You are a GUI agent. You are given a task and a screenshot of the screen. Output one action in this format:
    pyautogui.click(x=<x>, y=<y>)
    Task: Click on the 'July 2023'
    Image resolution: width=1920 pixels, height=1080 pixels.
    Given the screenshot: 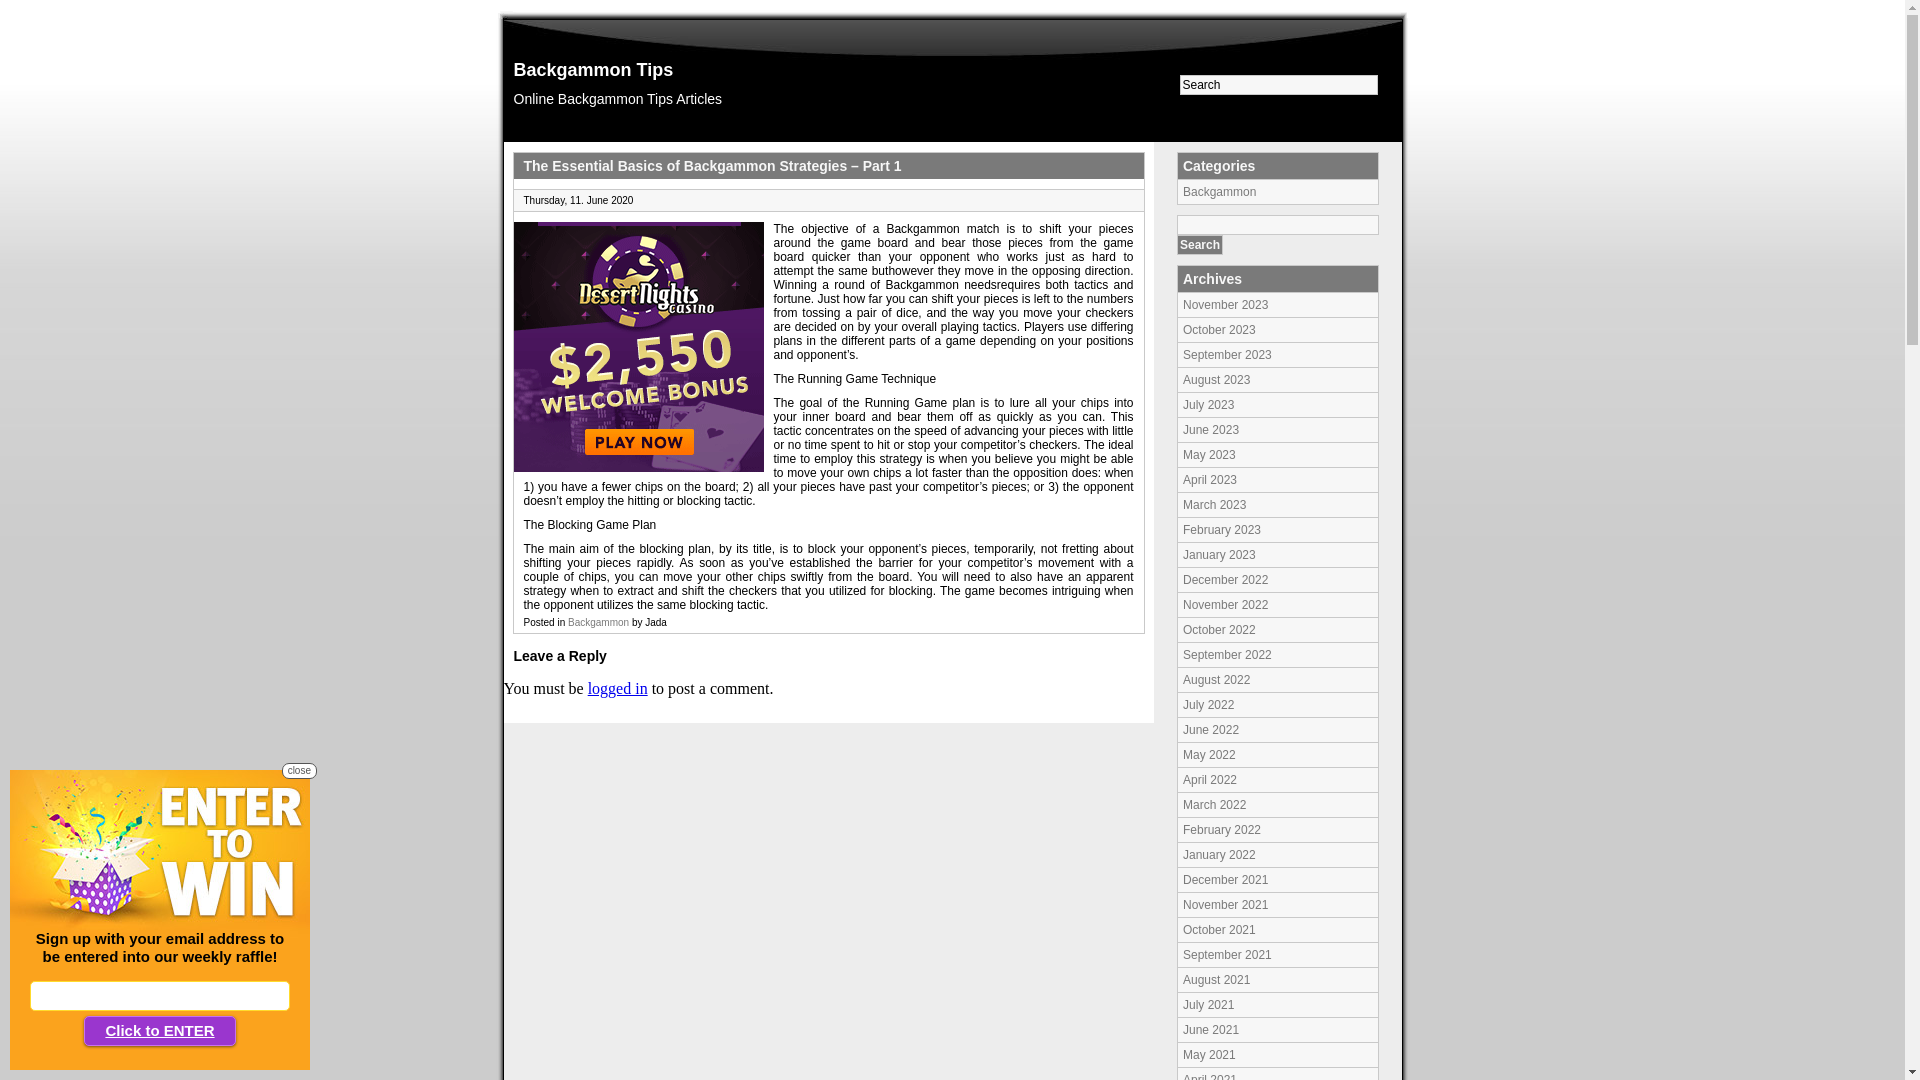 What is the action you would take?
    pyautogui.click(x=1207, y=405)
    